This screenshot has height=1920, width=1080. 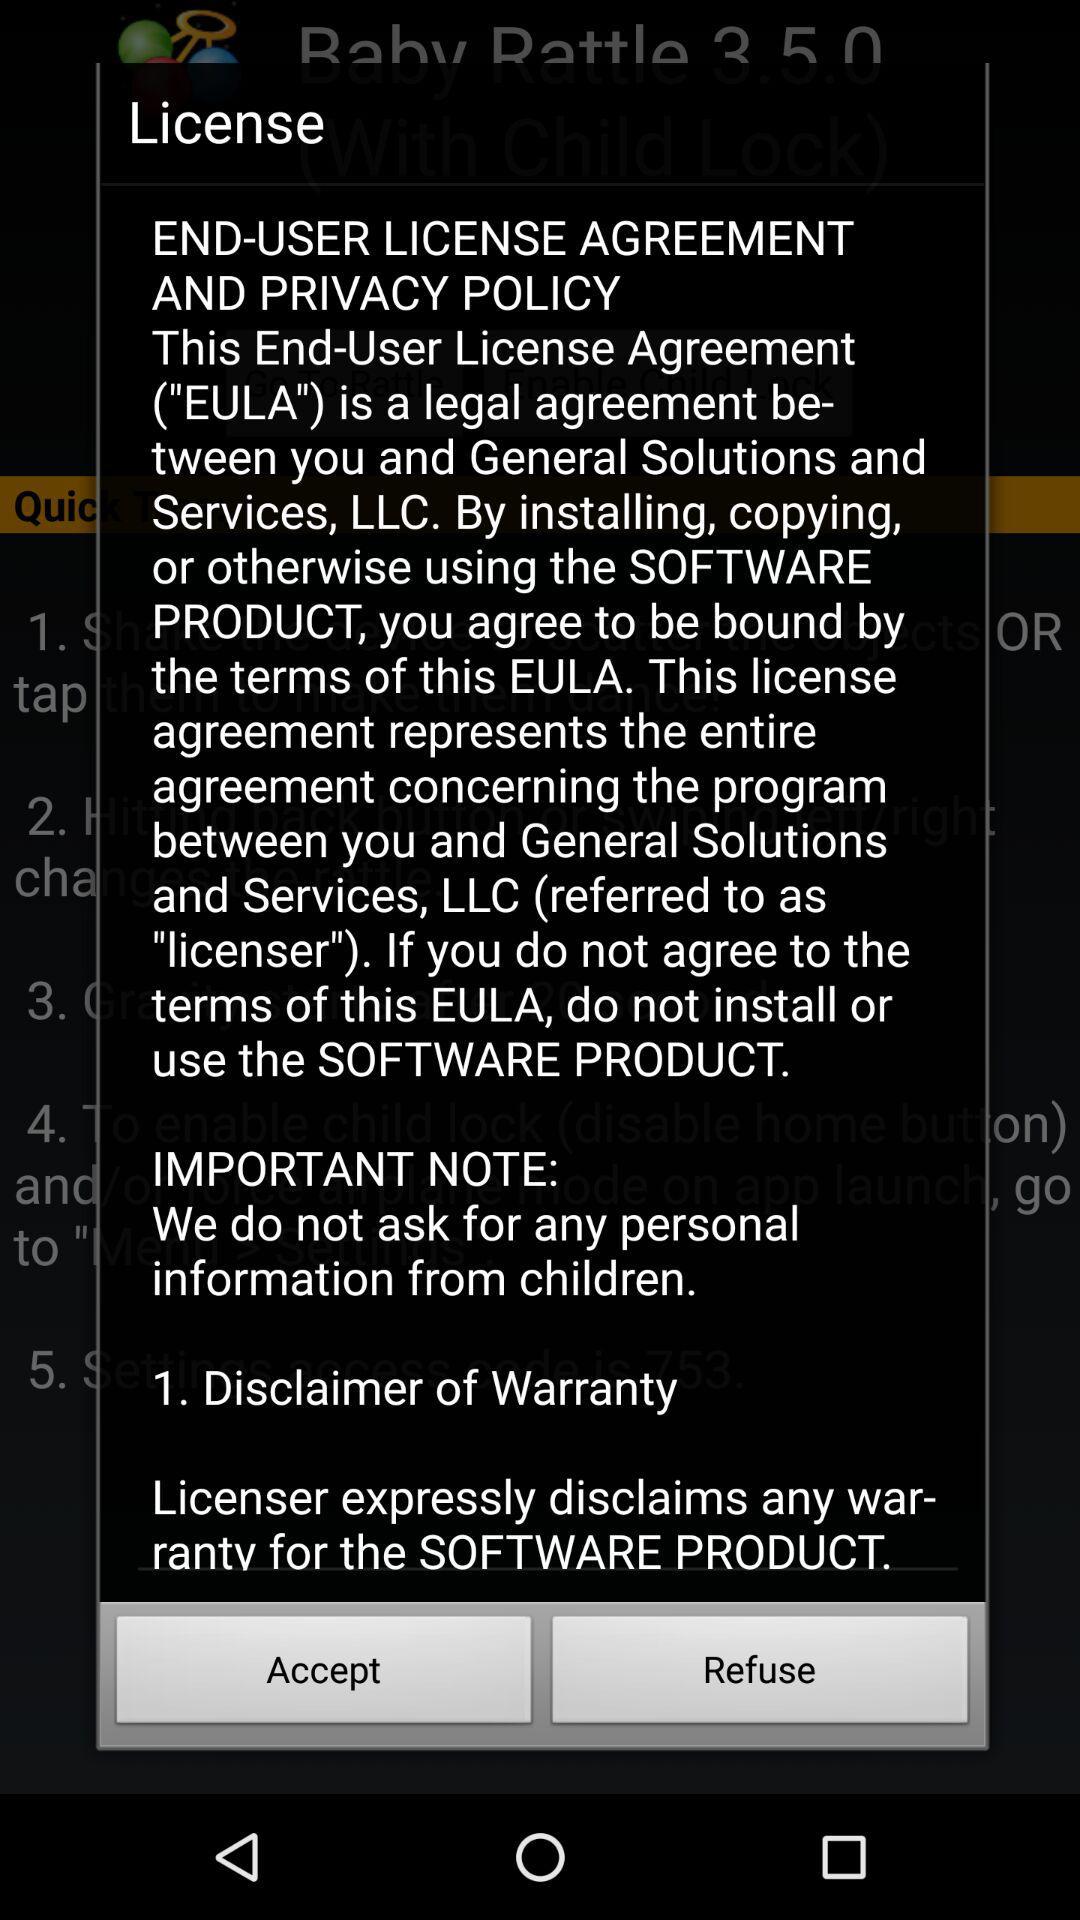 What do you see at coordinates (323, 1675) in the screenshot?
I see `the accept button` at bounding box center [323, 1675].